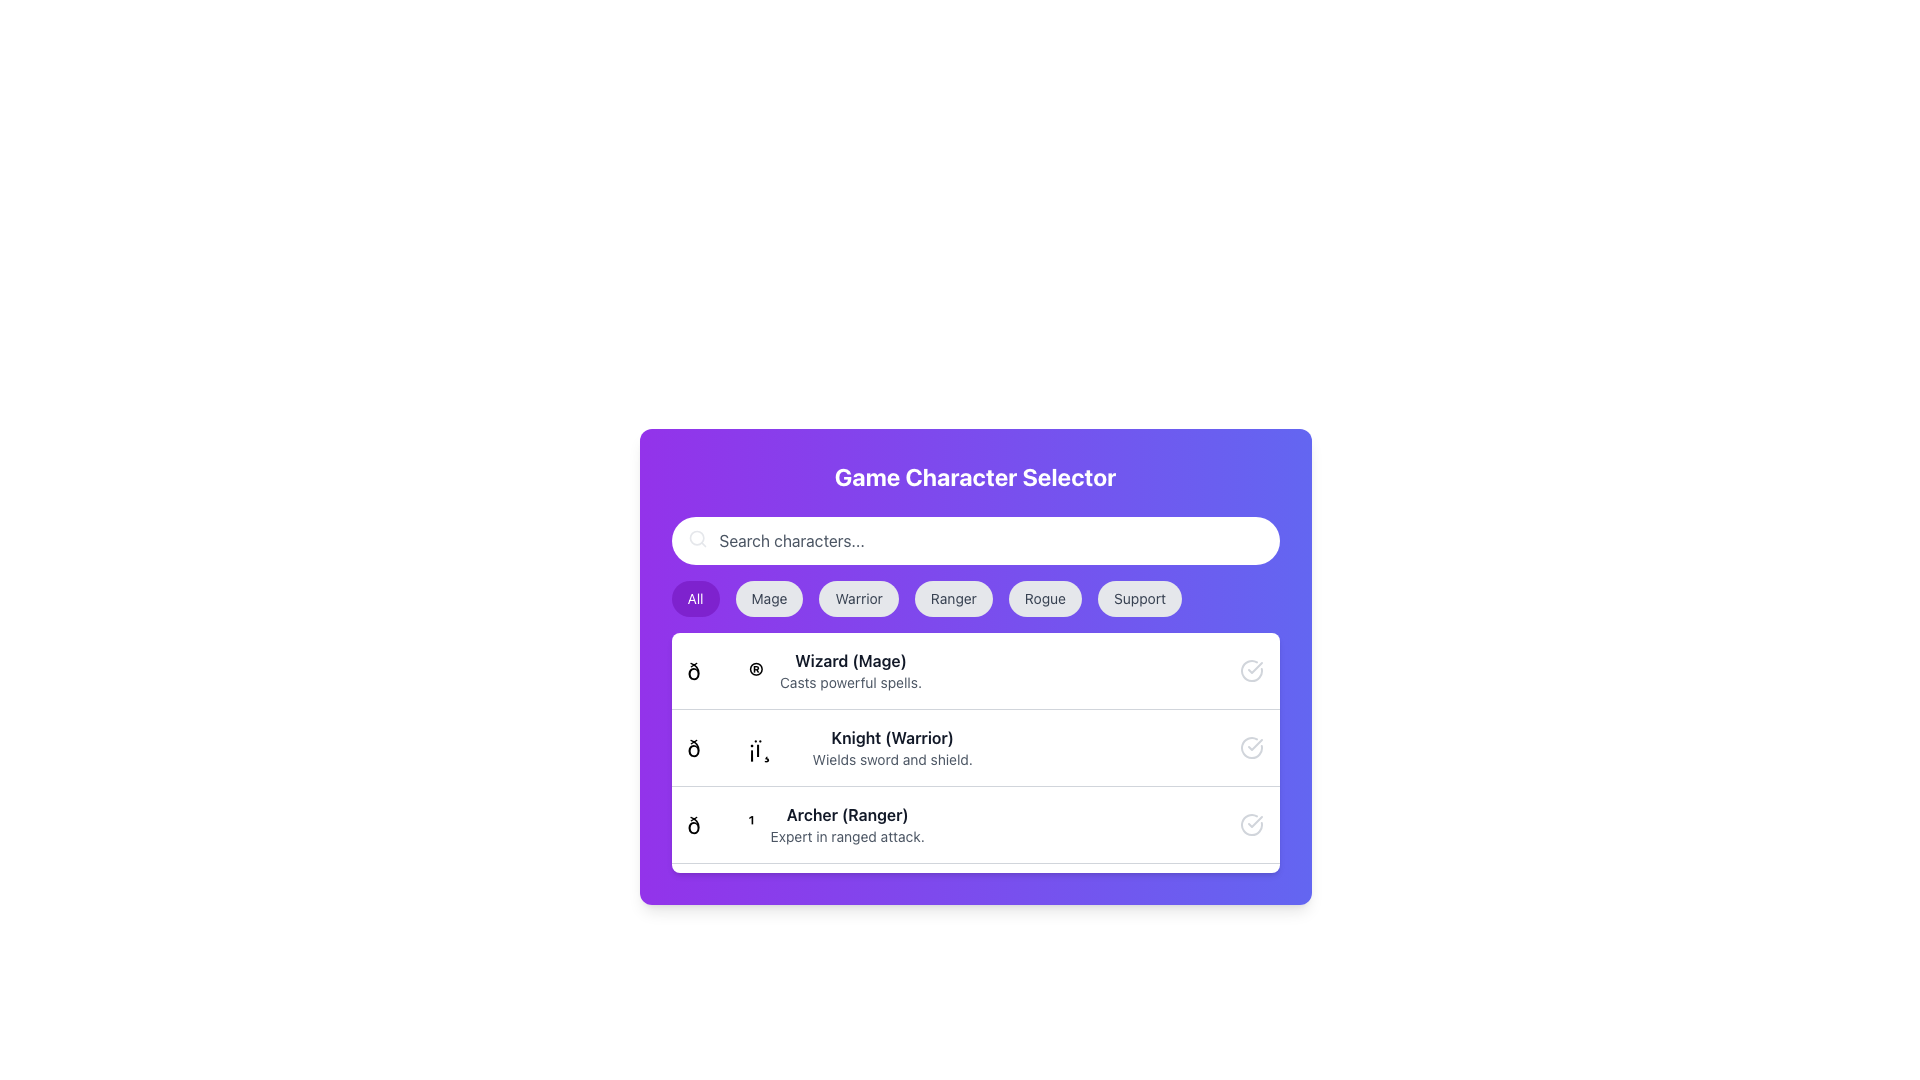  Describe the element at coordinates (1250, 671) in the screenshot. I see `the selection icon for the 'Wizard (Mage)' character located at the right end of its row` at that location.